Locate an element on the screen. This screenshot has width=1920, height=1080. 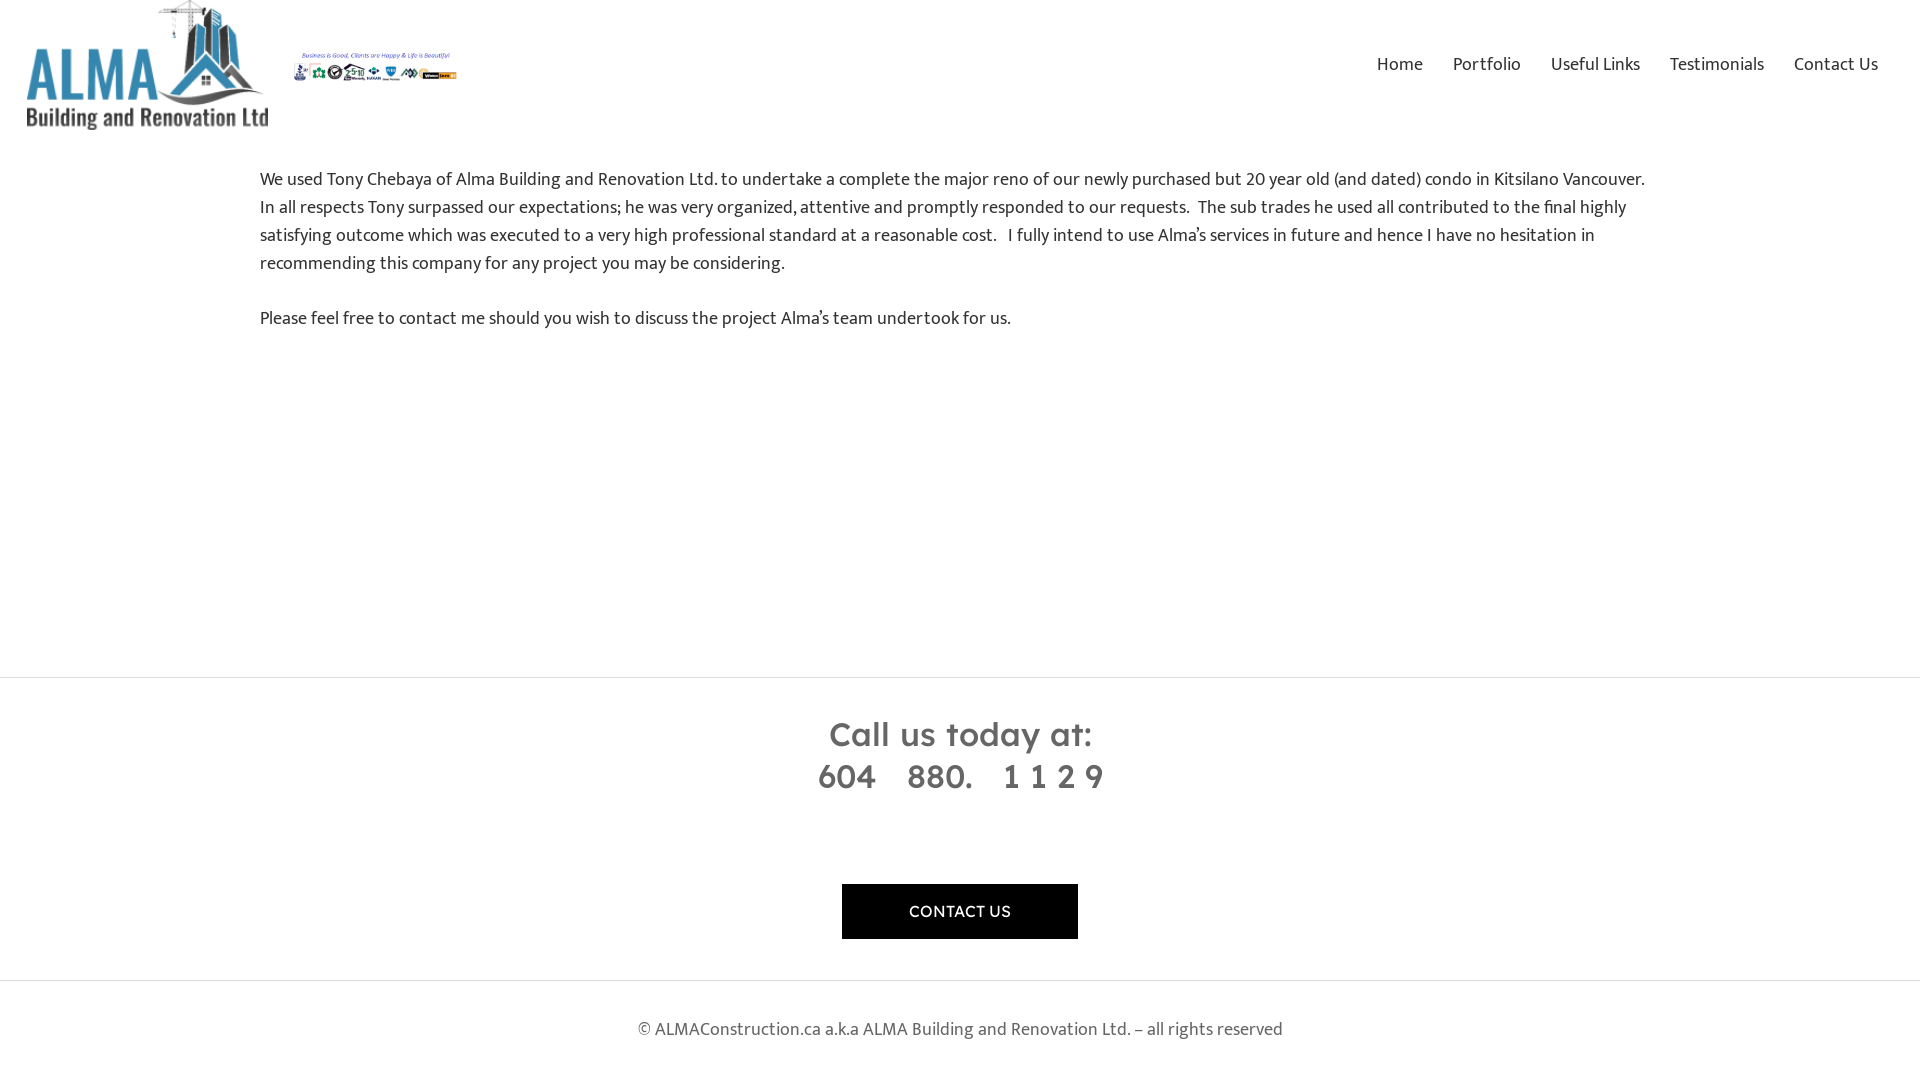
'Useful Links' is located at coordinates (1535, 64).